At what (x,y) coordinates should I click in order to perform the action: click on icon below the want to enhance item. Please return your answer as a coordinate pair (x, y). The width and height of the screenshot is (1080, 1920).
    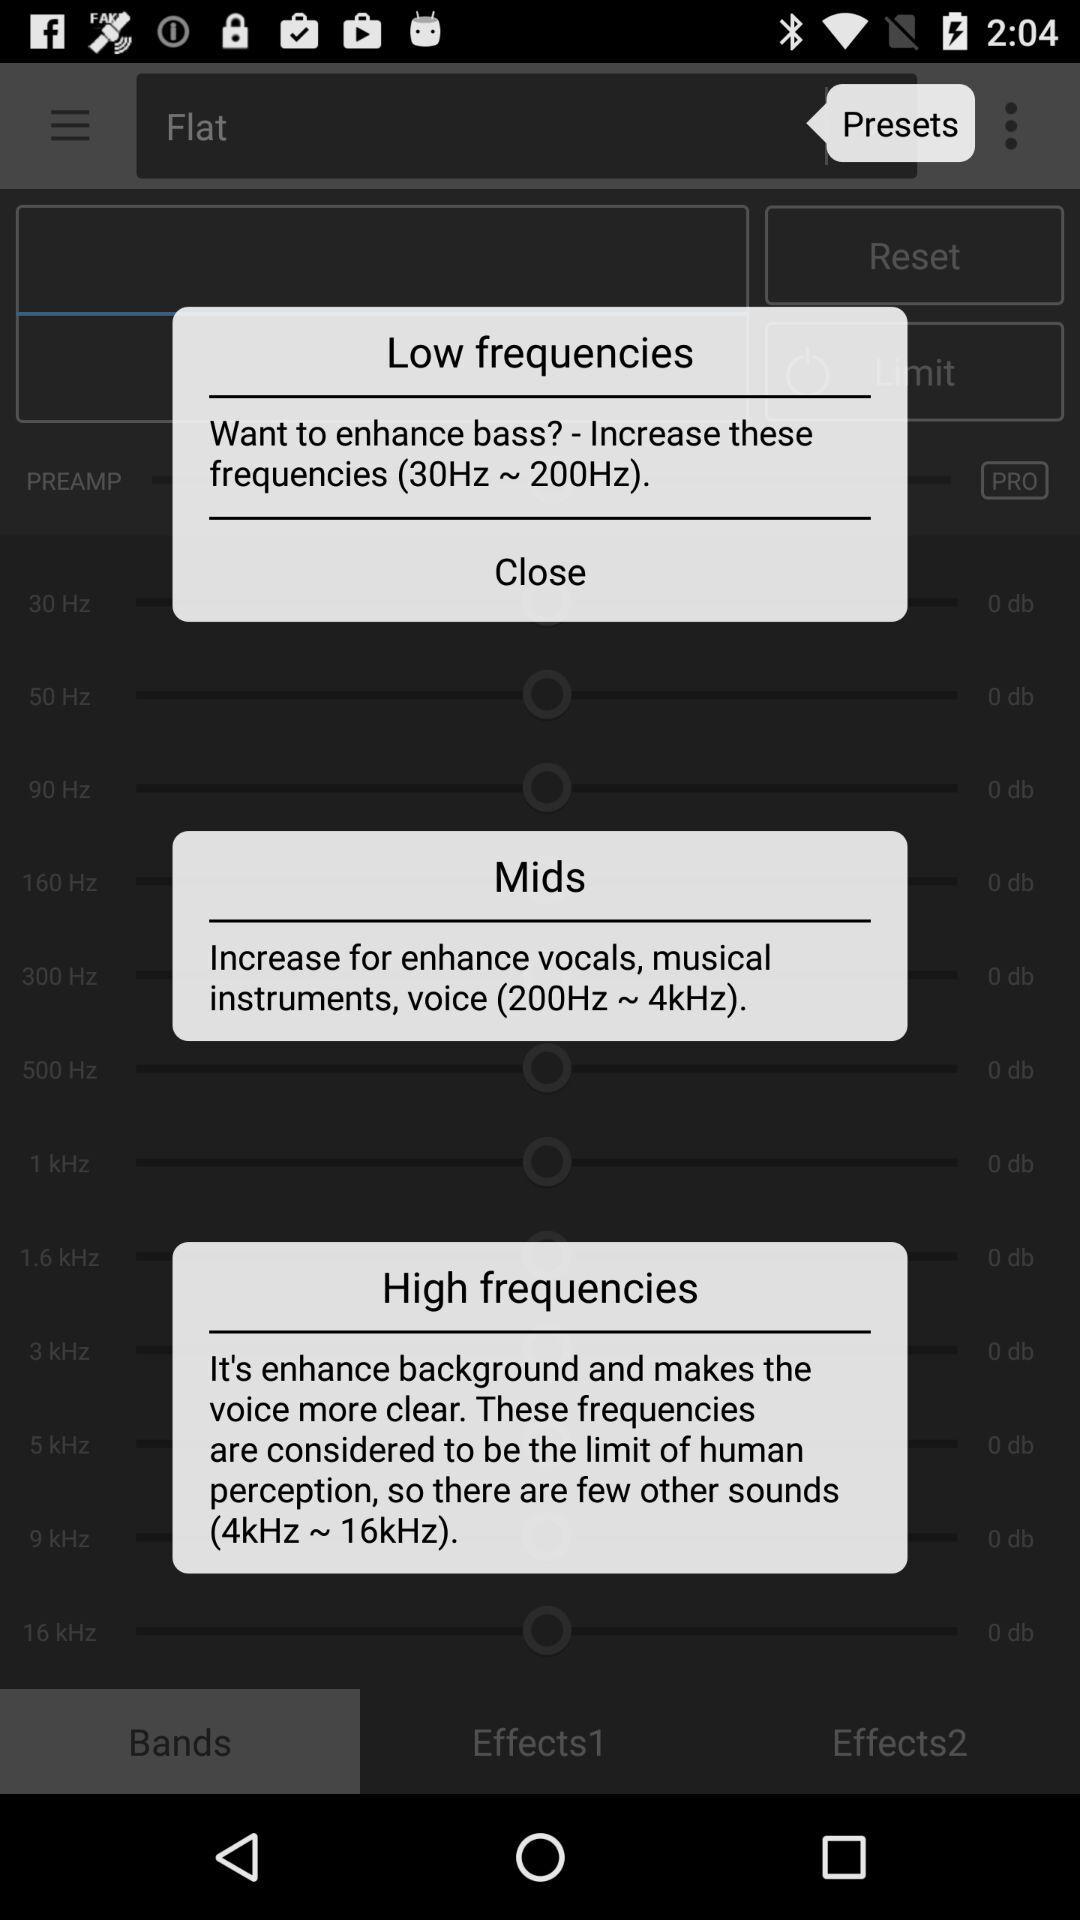
    Looking at the image, I should click on (540, 569).